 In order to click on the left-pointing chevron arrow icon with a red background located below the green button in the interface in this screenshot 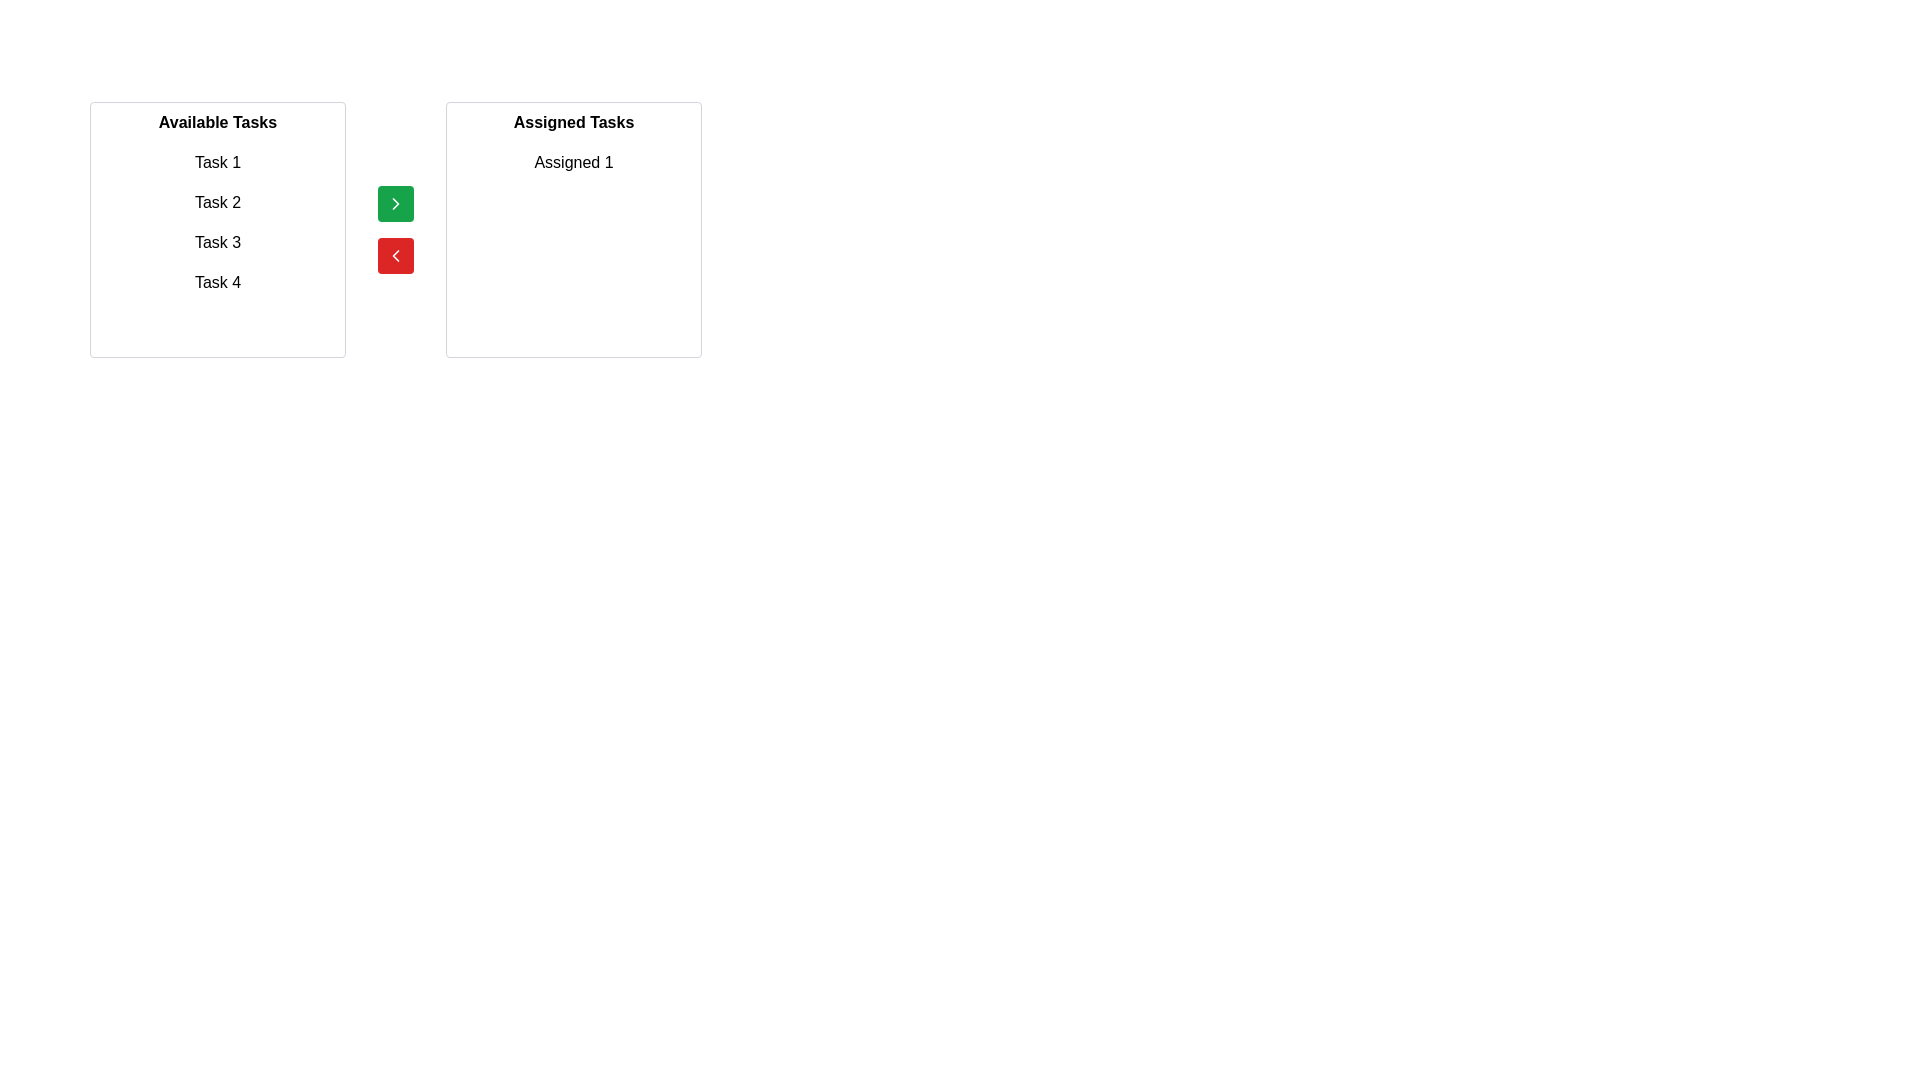, I will do `click(395, 254)`.